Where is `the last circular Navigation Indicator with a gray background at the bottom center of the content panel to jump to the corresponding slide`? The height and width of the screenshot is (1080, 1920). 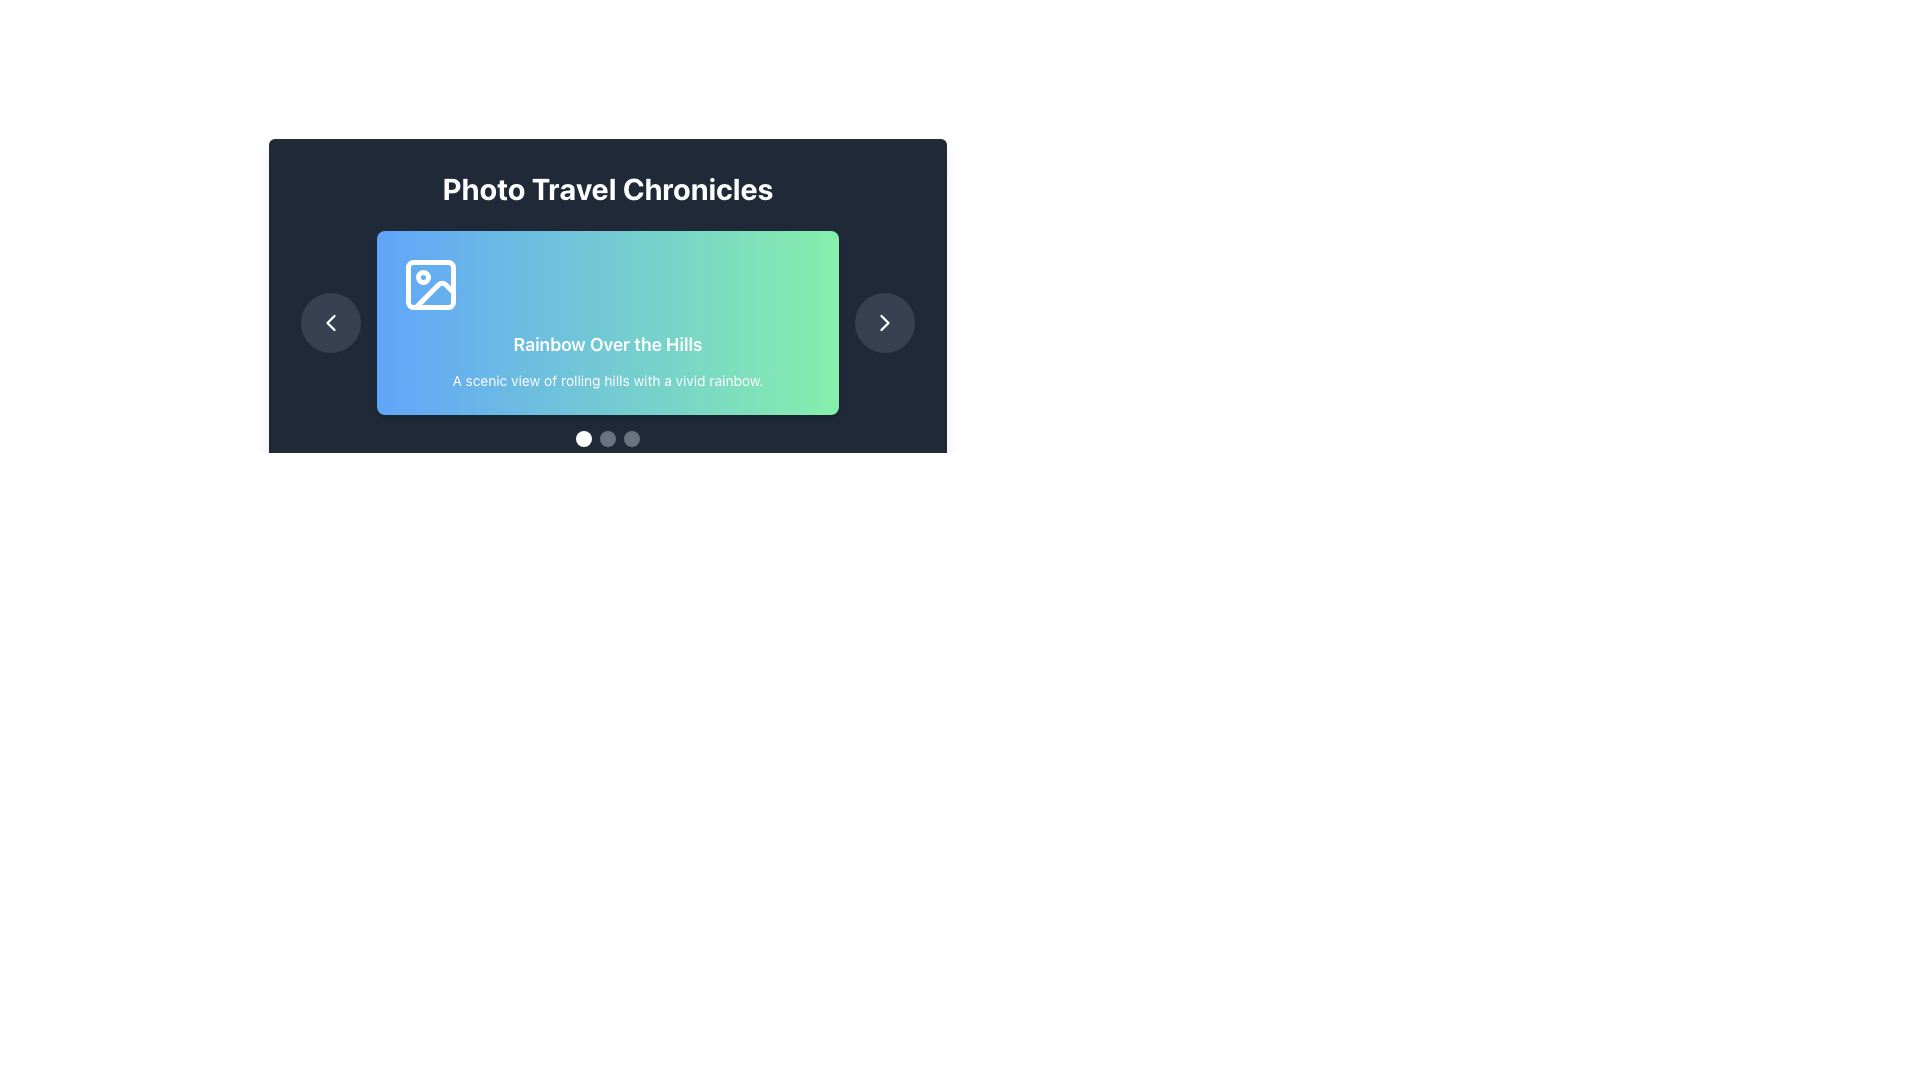
the last circular Navigation Indicator with a gray background at the bottom center of the content panel to jump to the corresponding slide is located at coordinates (631, 438).